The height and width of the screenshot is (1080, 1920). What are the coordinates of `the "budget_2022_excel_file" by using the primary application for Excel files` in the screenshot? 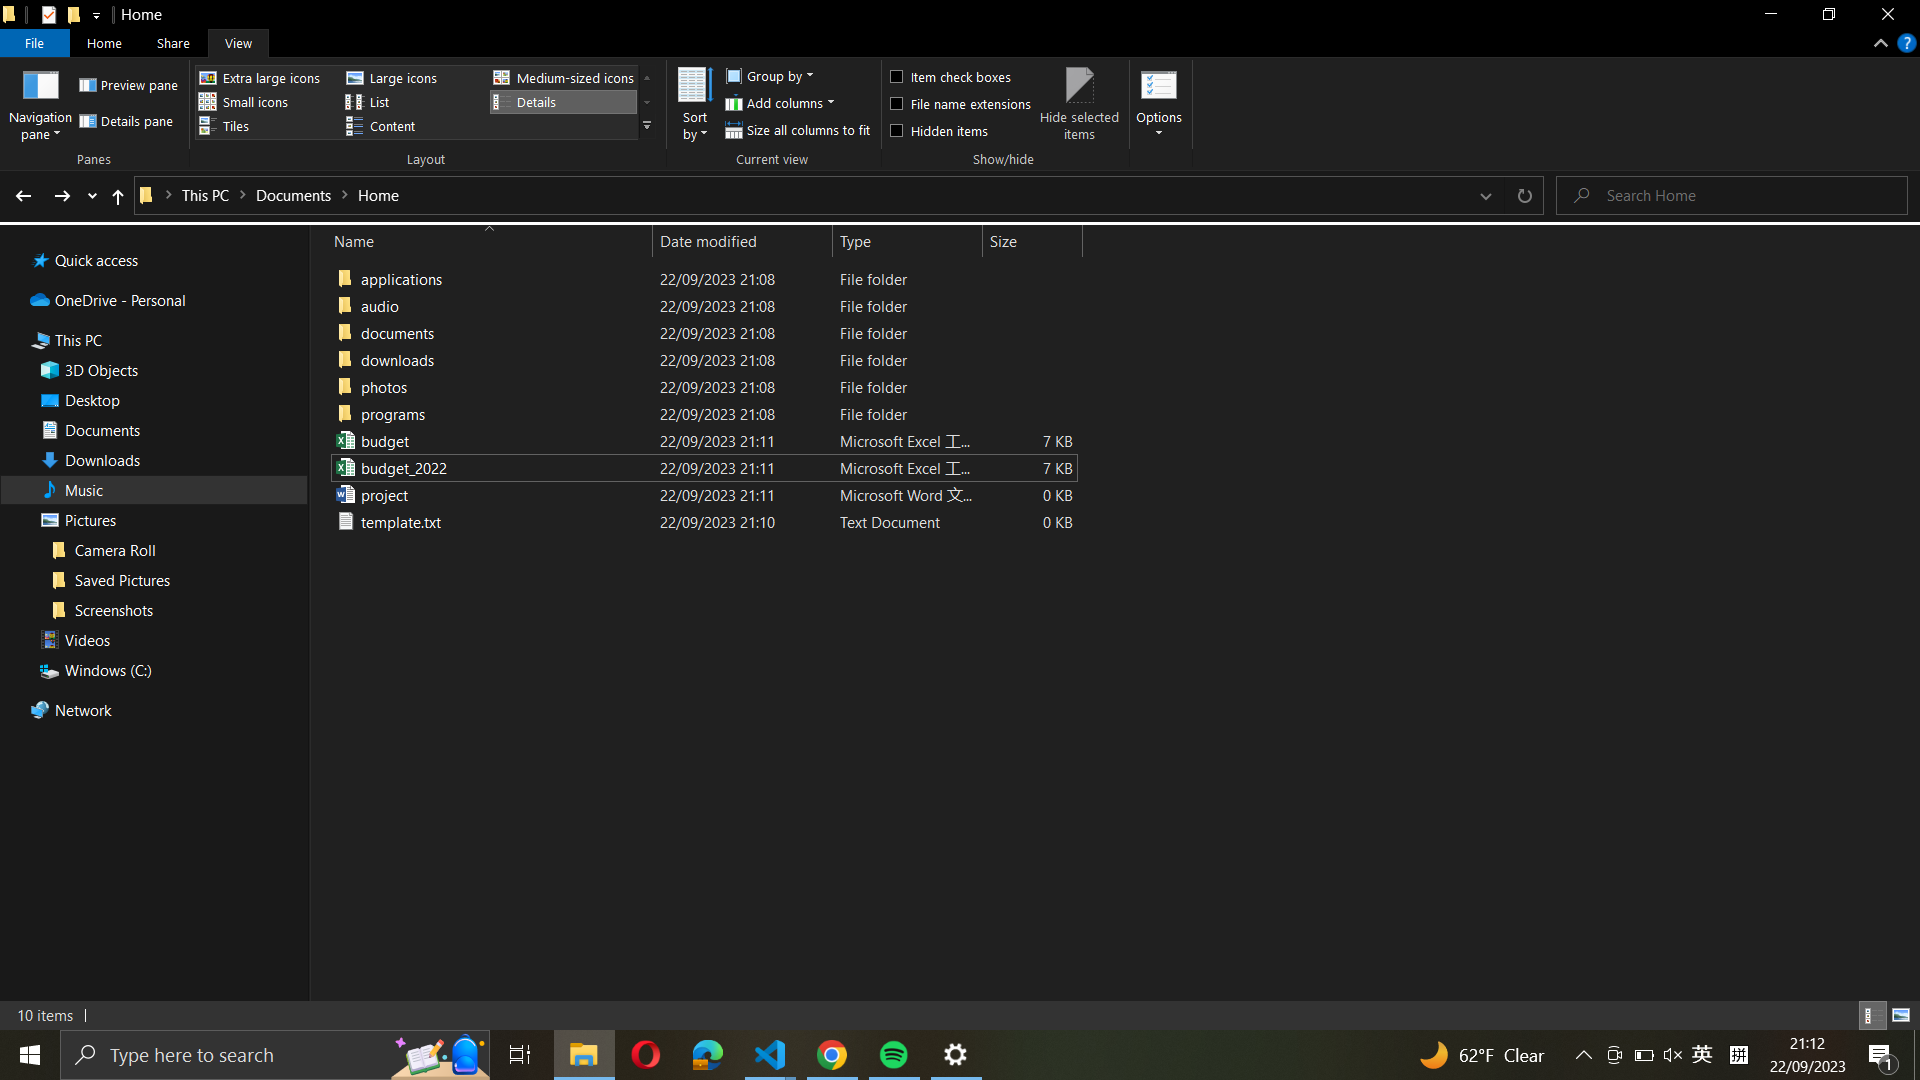 It's located at (700, 467).